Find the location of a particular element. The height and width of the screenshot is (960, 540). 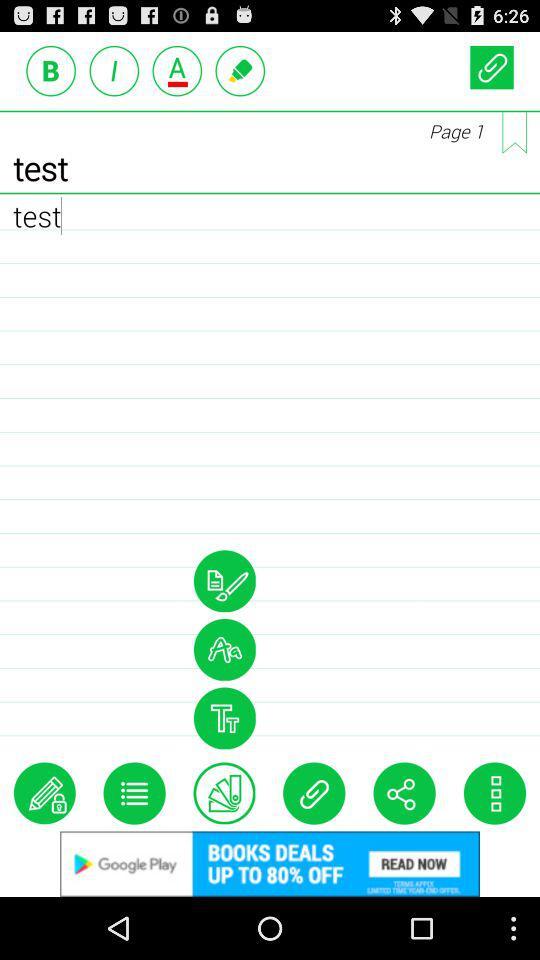

menu options is located at coordinates (134, 793).